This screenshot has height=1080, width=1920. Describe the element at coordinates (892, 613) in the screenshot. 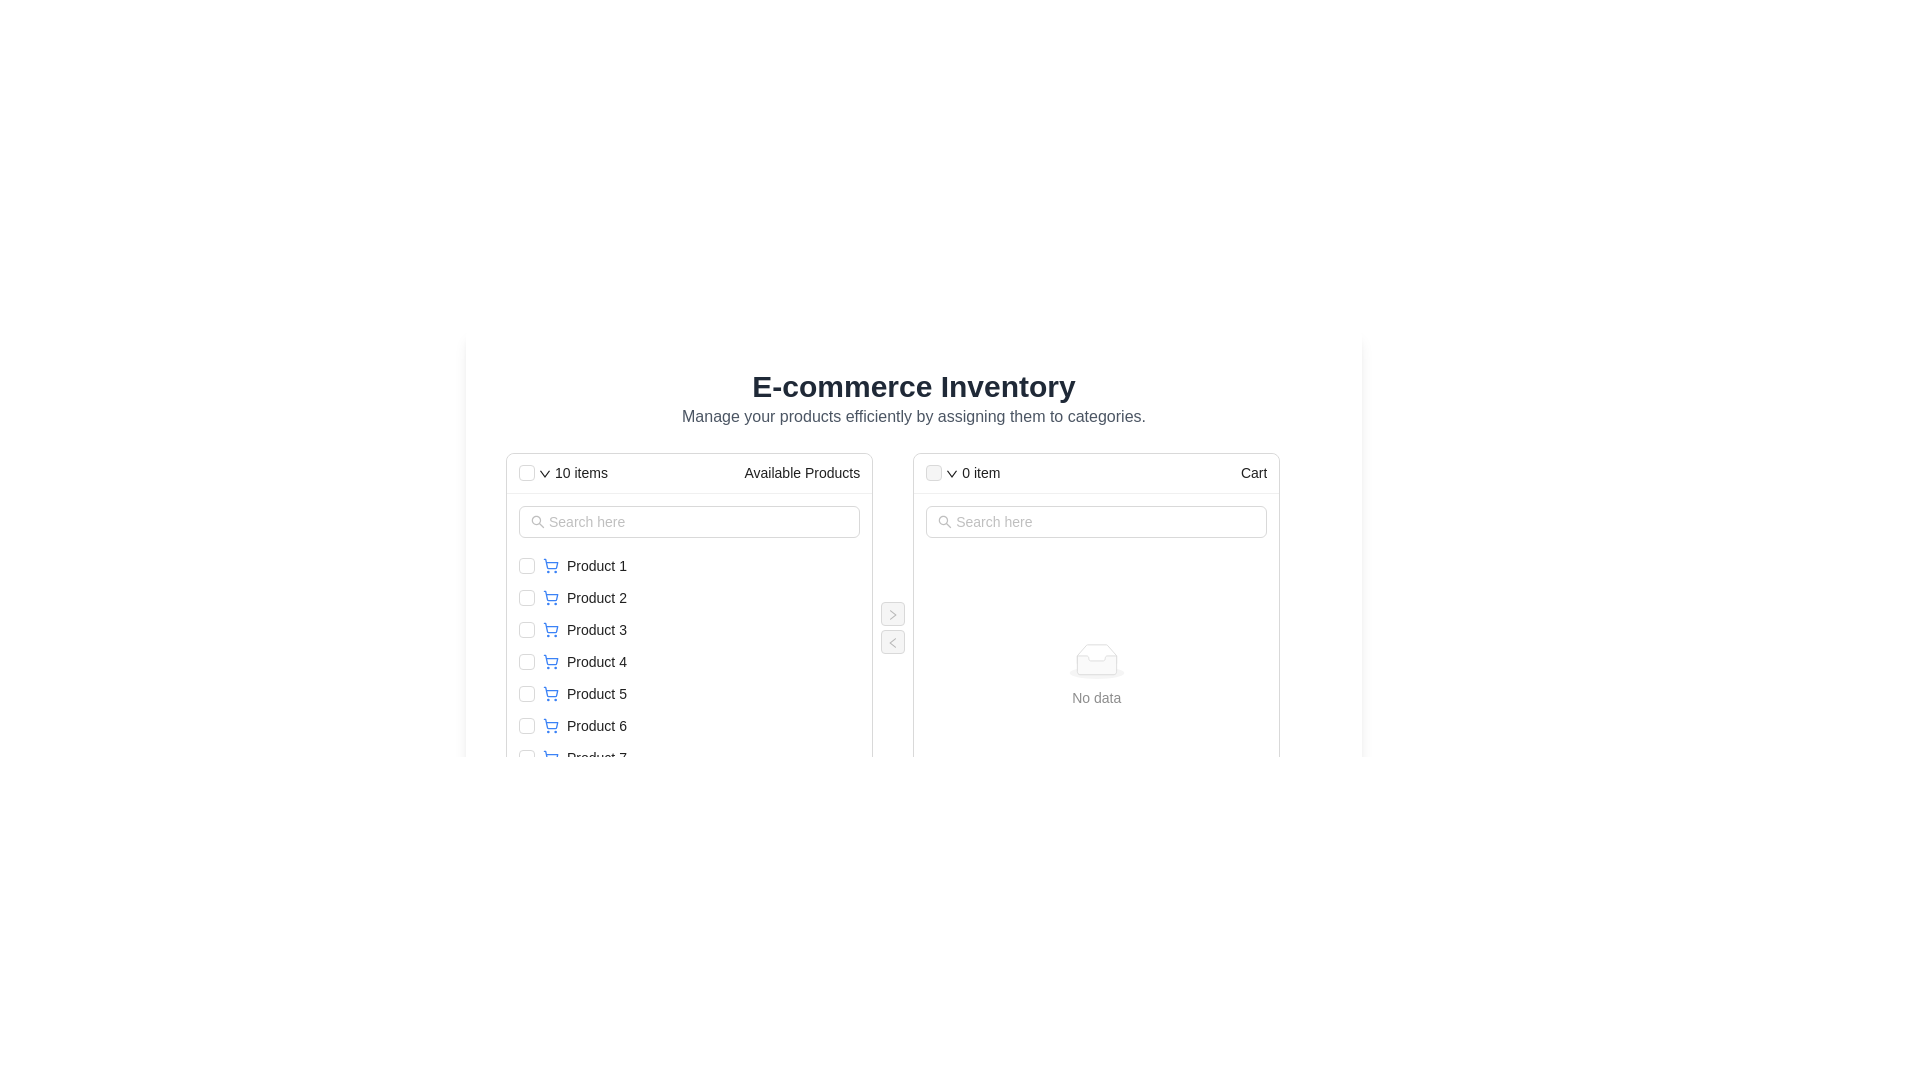

I see `the right-pointing arrow button located between the 'Available Products' and 'Cart' panes` at that location.